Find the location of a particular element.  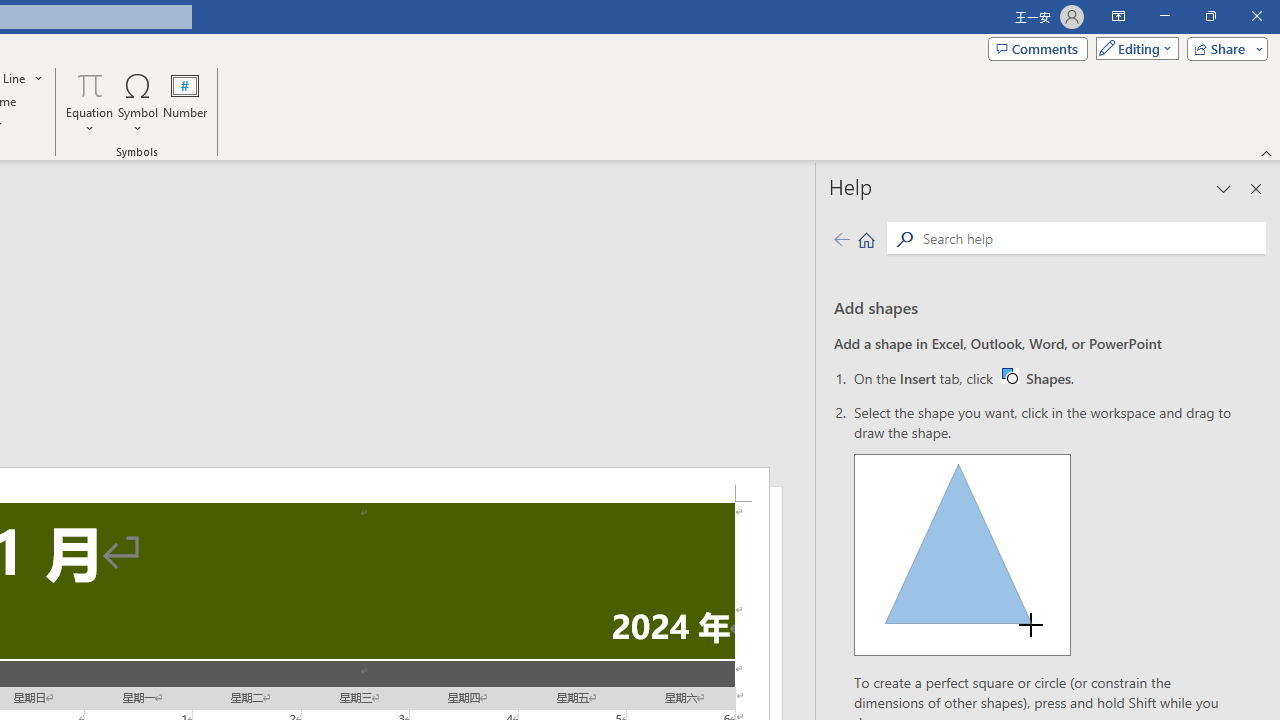

'Close' is located at coordinates (1255, 16).